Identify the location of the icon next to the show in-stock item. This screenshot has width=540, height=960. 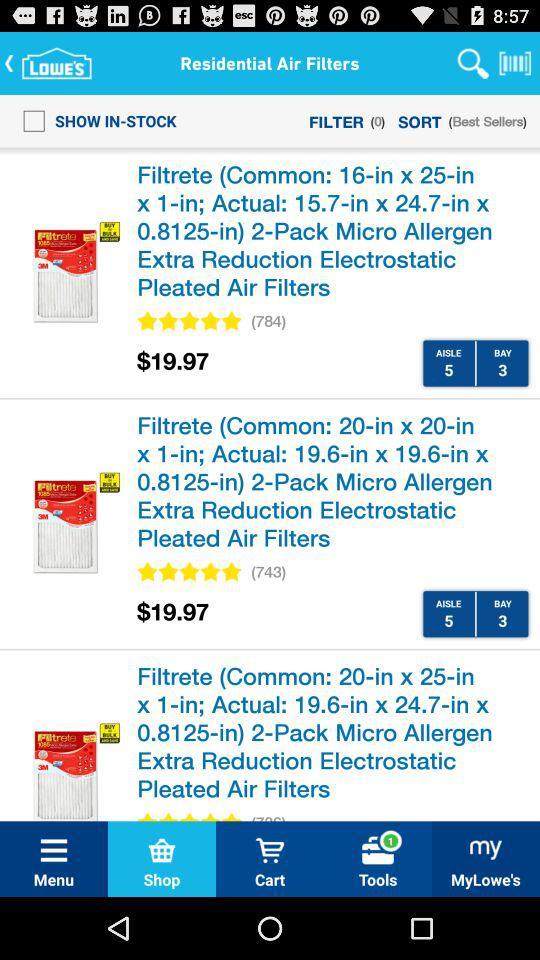
(336, 120).